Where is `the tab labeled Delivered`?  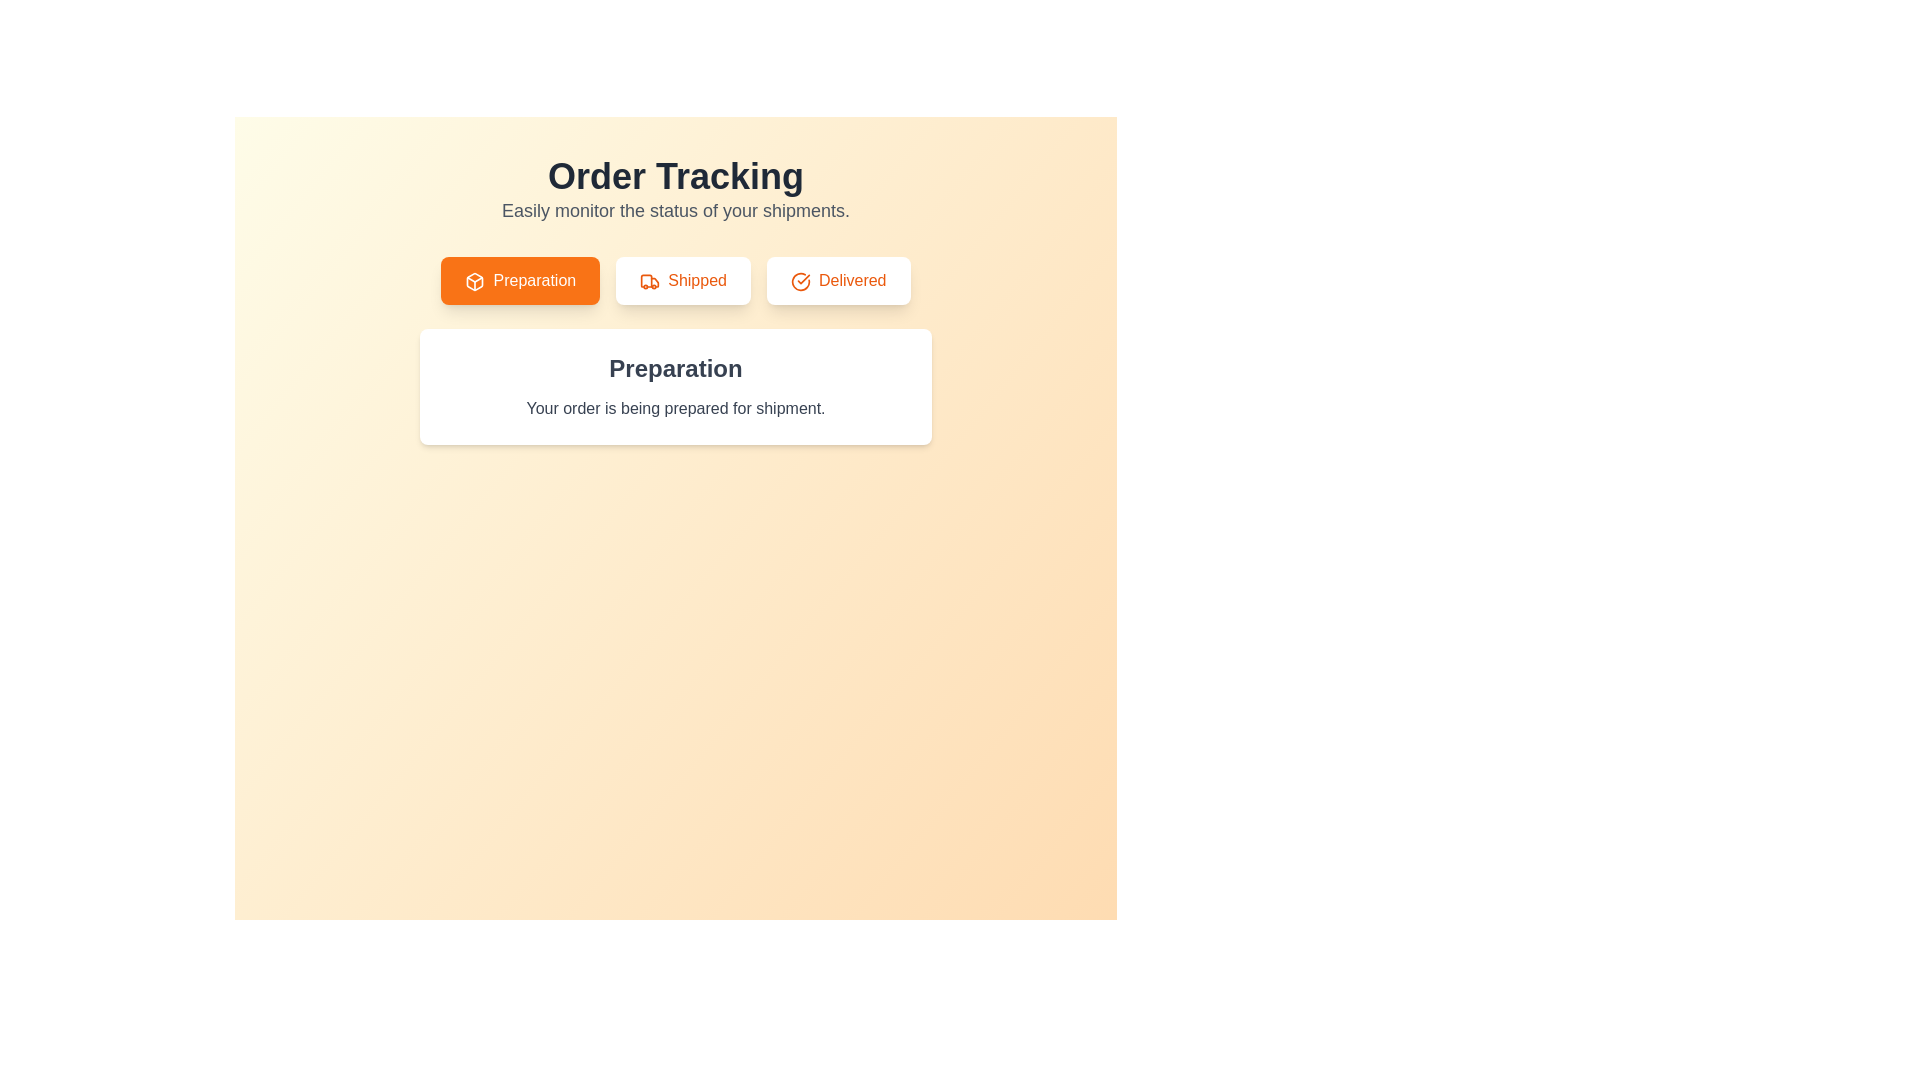
the tab labeled Delivered is located at coordinates (838, 281).